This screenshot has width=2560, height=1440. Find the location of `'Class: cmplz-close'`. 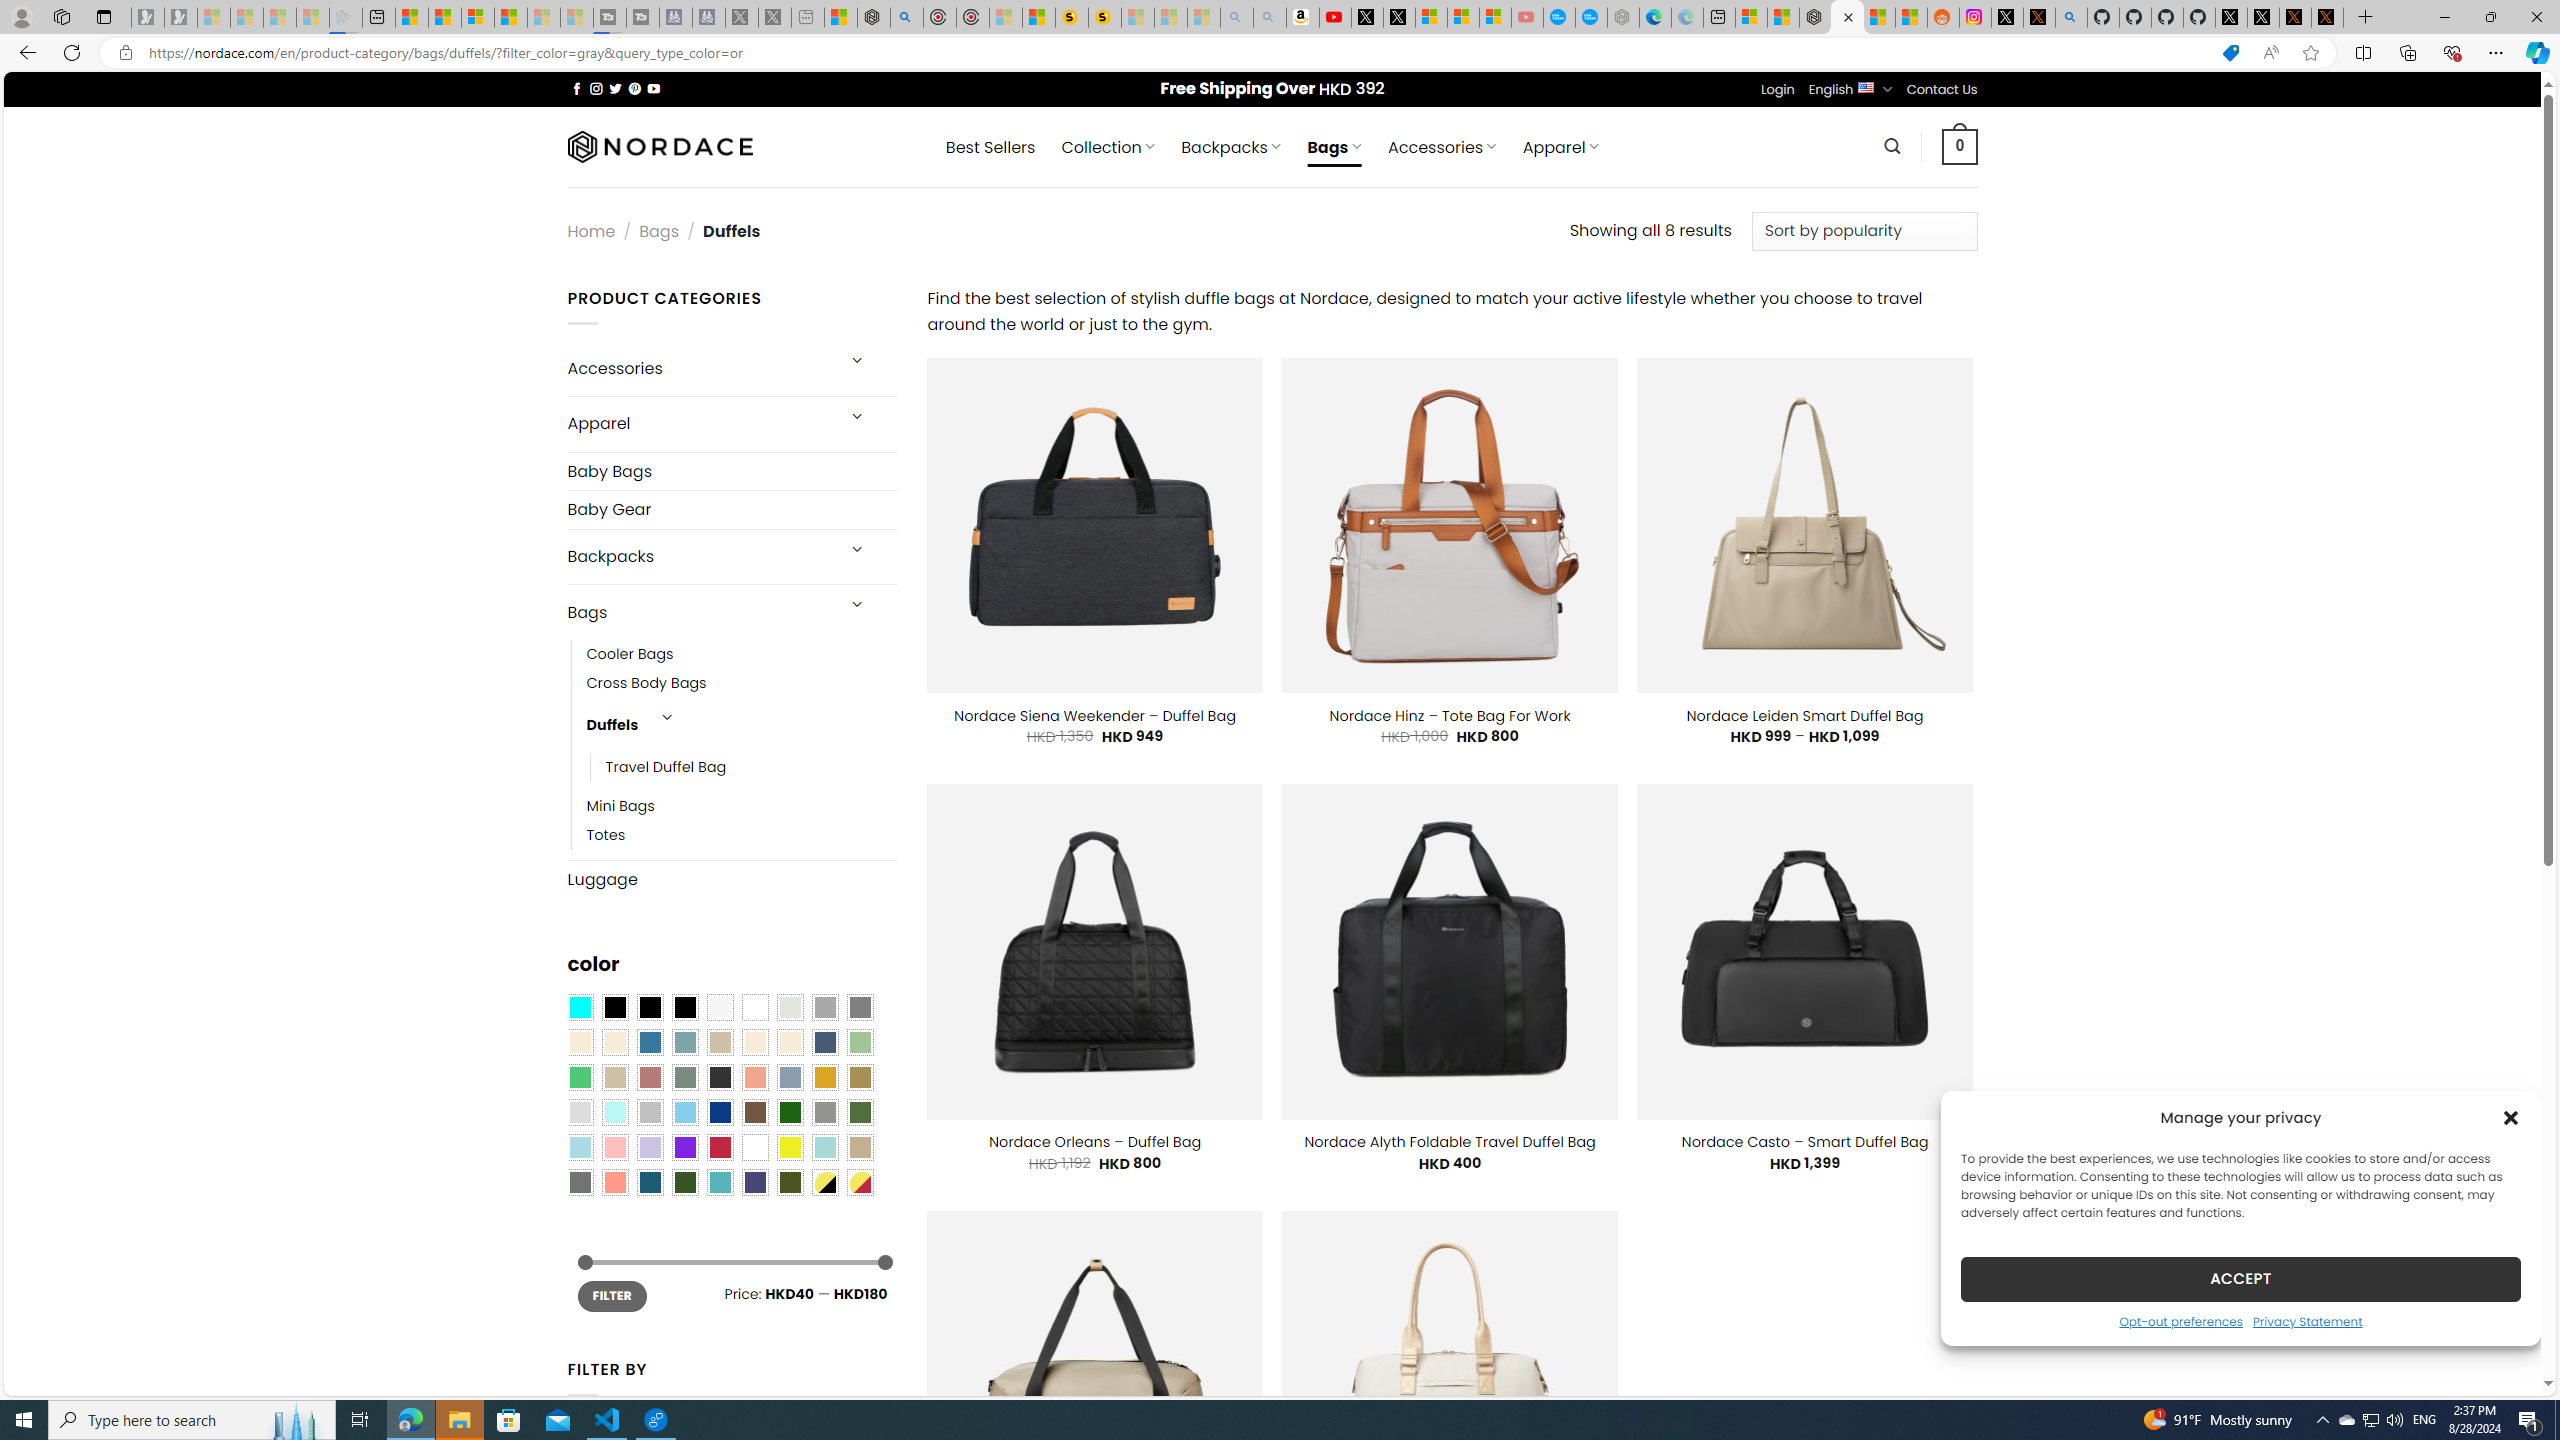

'Class: cmplz-close' is located at coordinates (2511, 1117).